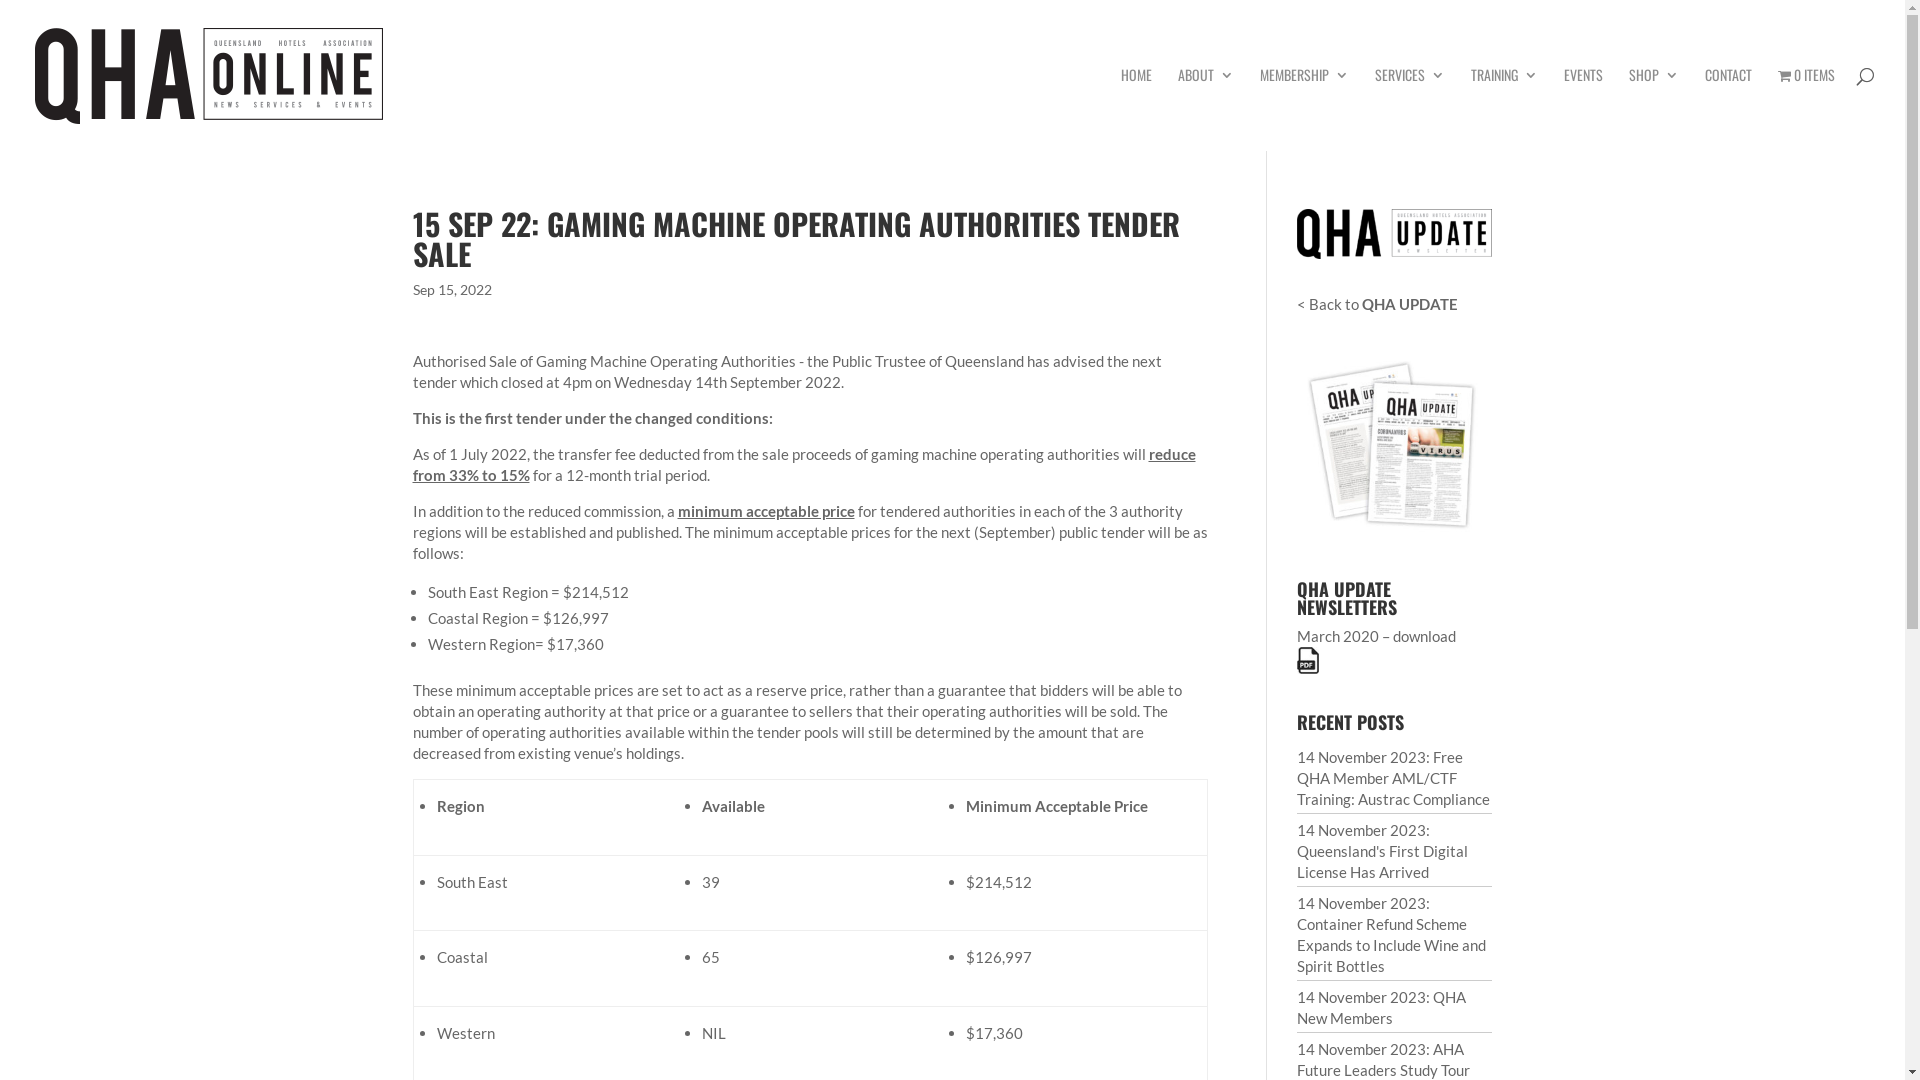 The width and height of the screenshot is (1920, 1080). I want to click on 'EVENTS', so click(1582, 108).